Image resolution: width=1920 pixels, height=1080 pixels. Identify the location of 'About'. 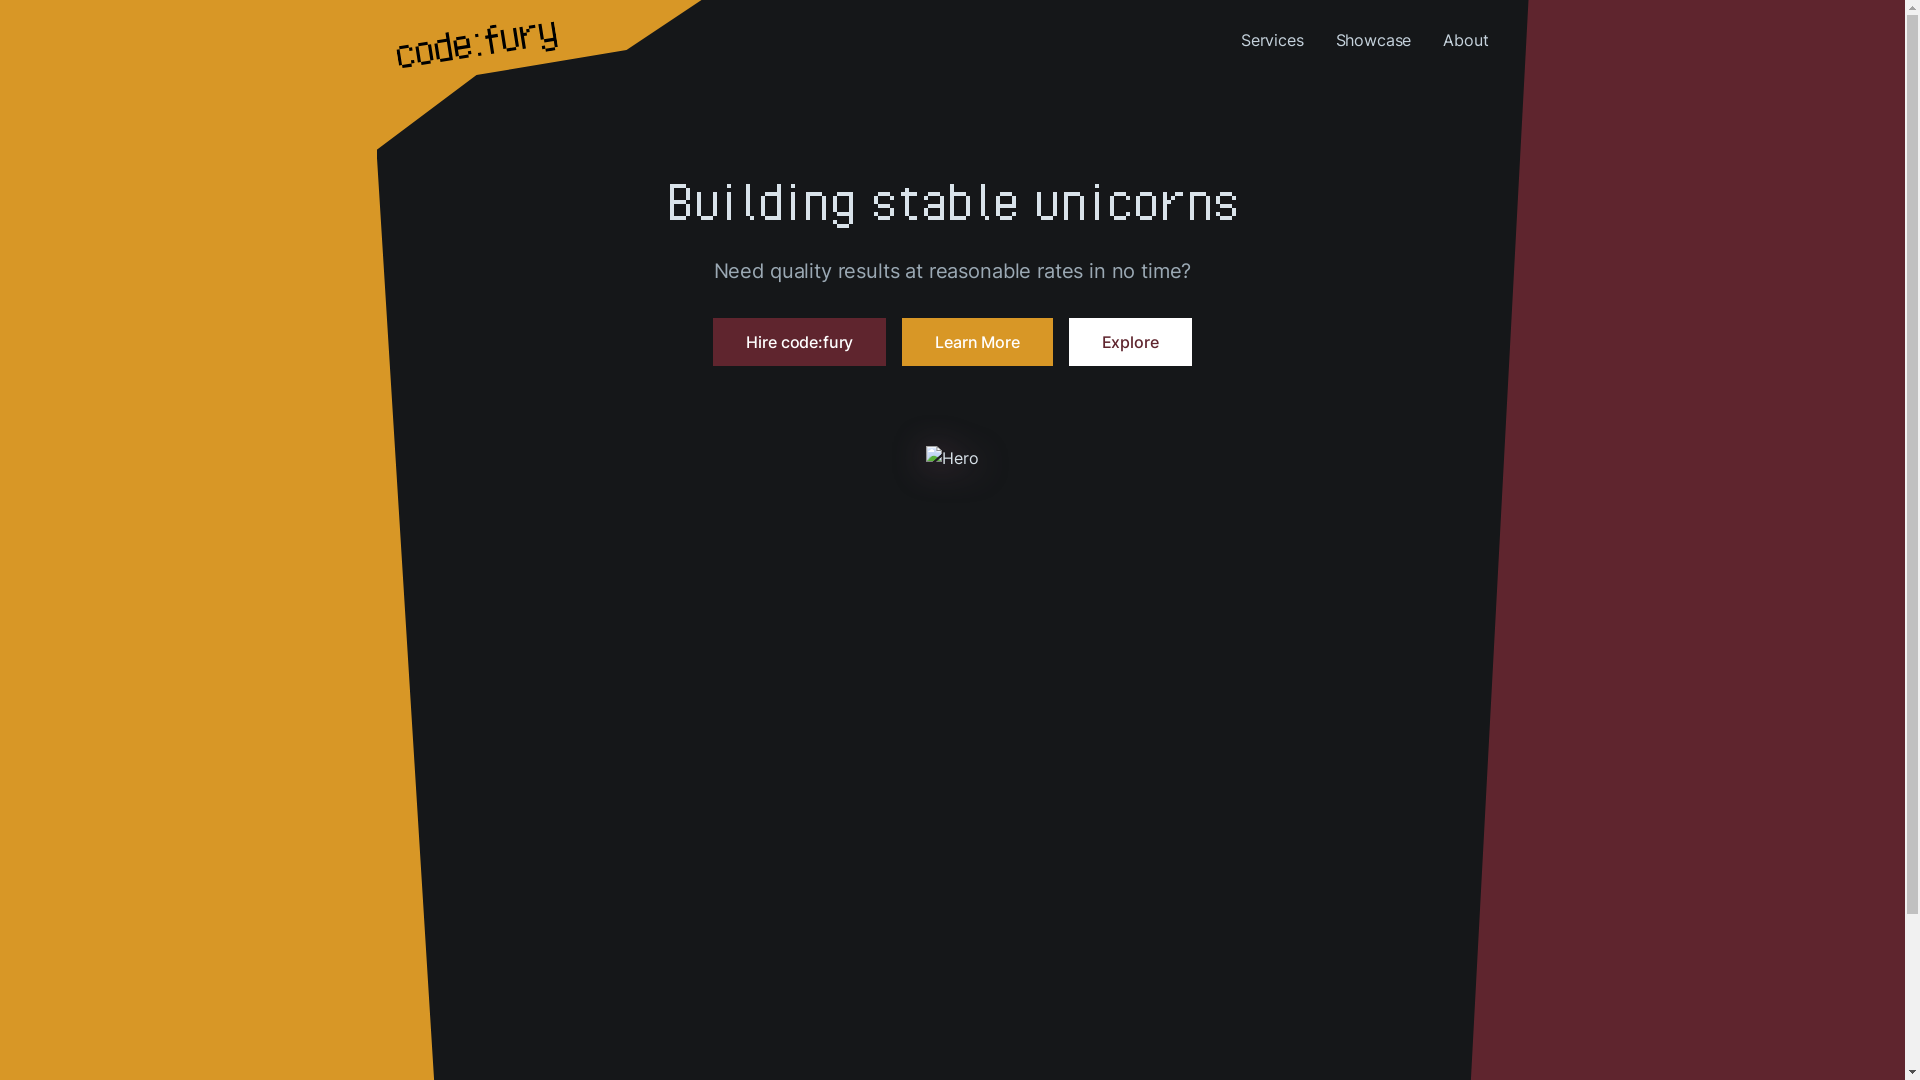
(1465, 39).